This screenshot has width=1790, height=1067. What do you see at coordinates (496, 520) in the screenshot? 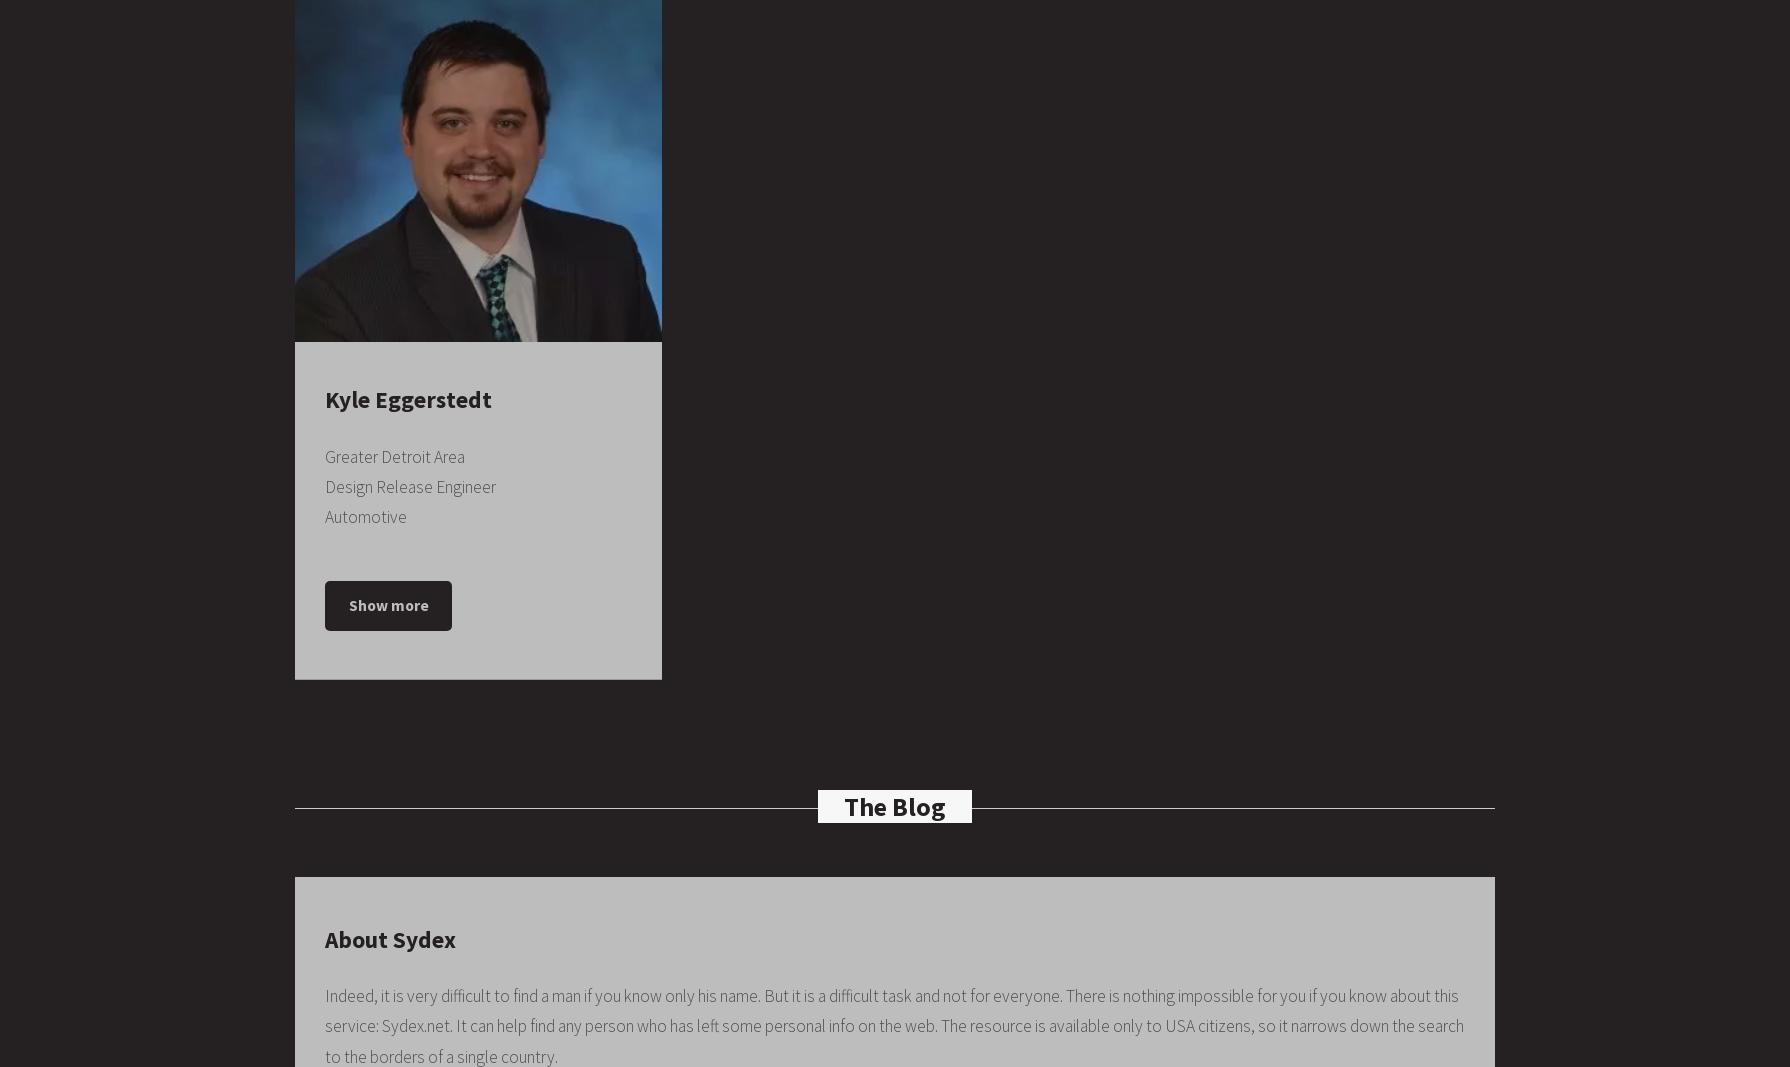
I see `'January 2015 – Present'` at bounding box center [496, 520].